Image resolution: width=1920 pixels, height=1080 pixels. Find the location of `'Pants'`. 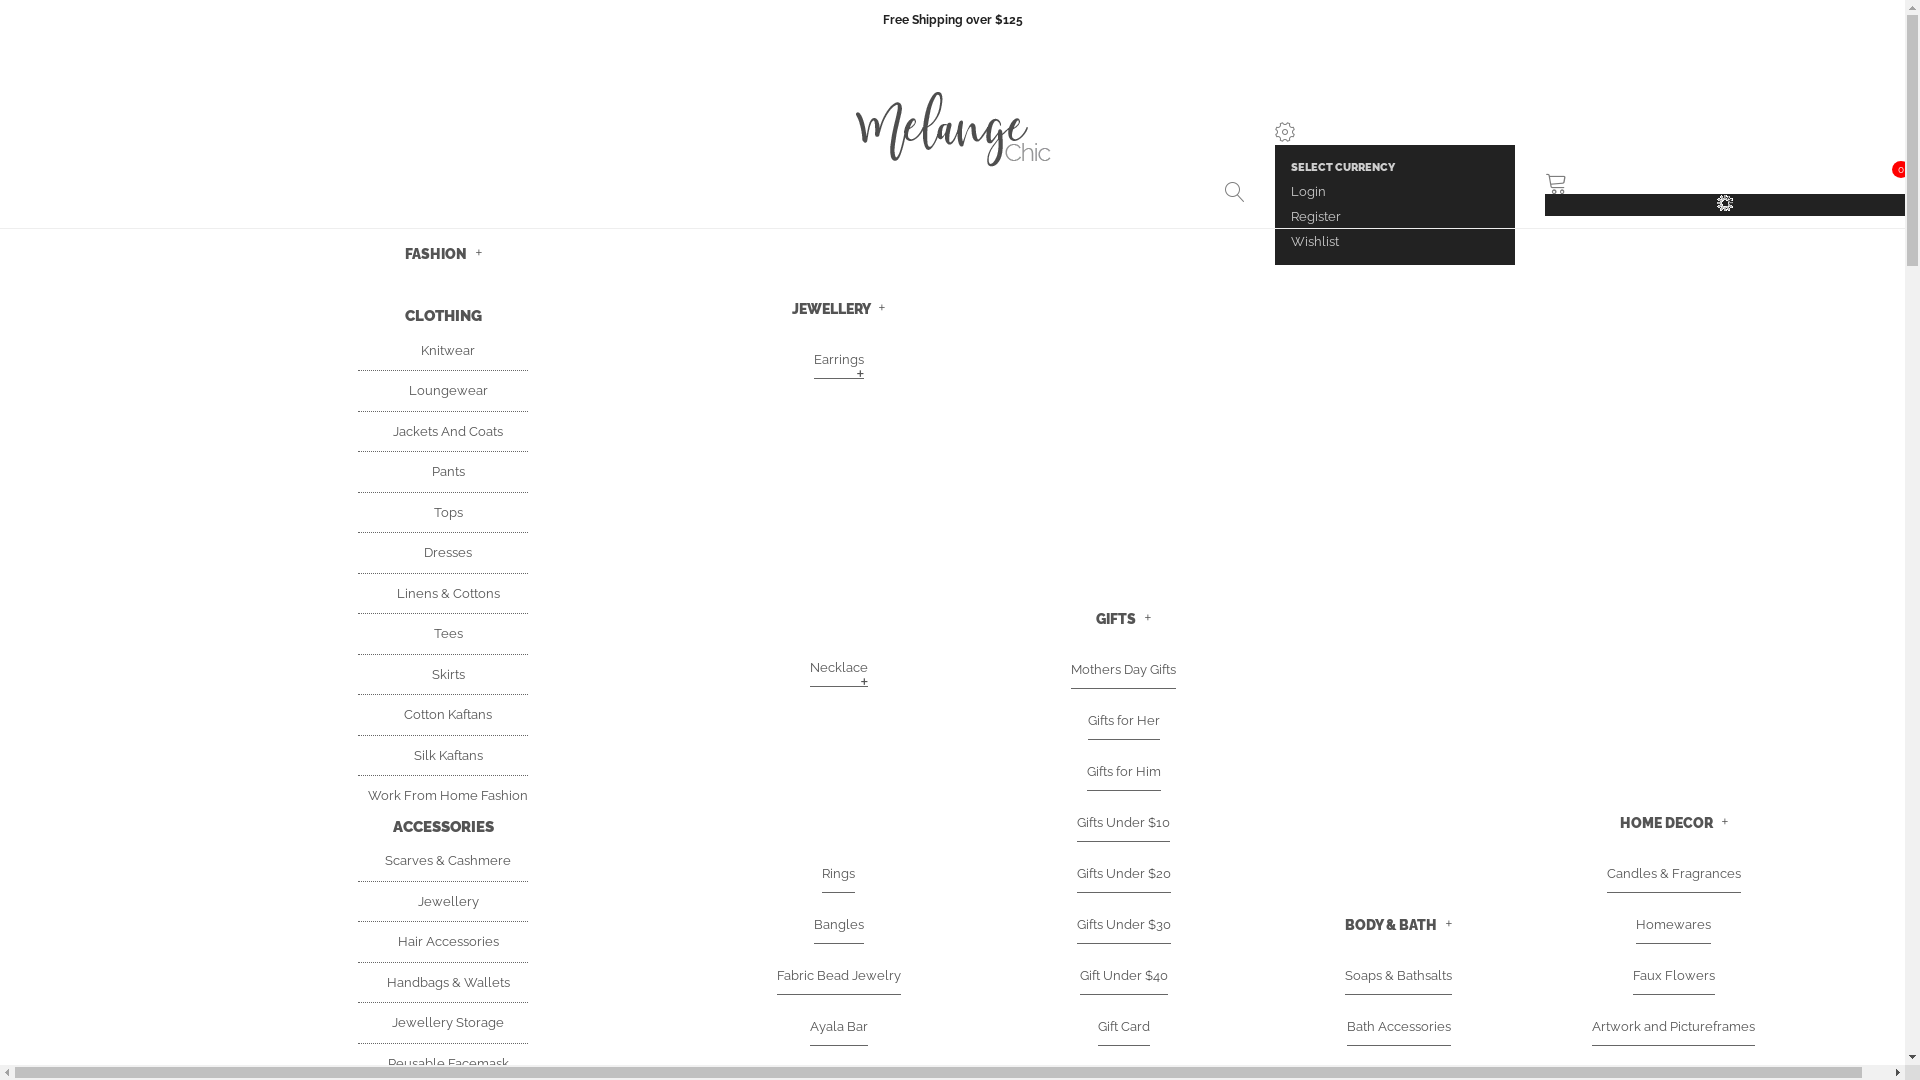

'Pants' is located at coordinates (442, 471).